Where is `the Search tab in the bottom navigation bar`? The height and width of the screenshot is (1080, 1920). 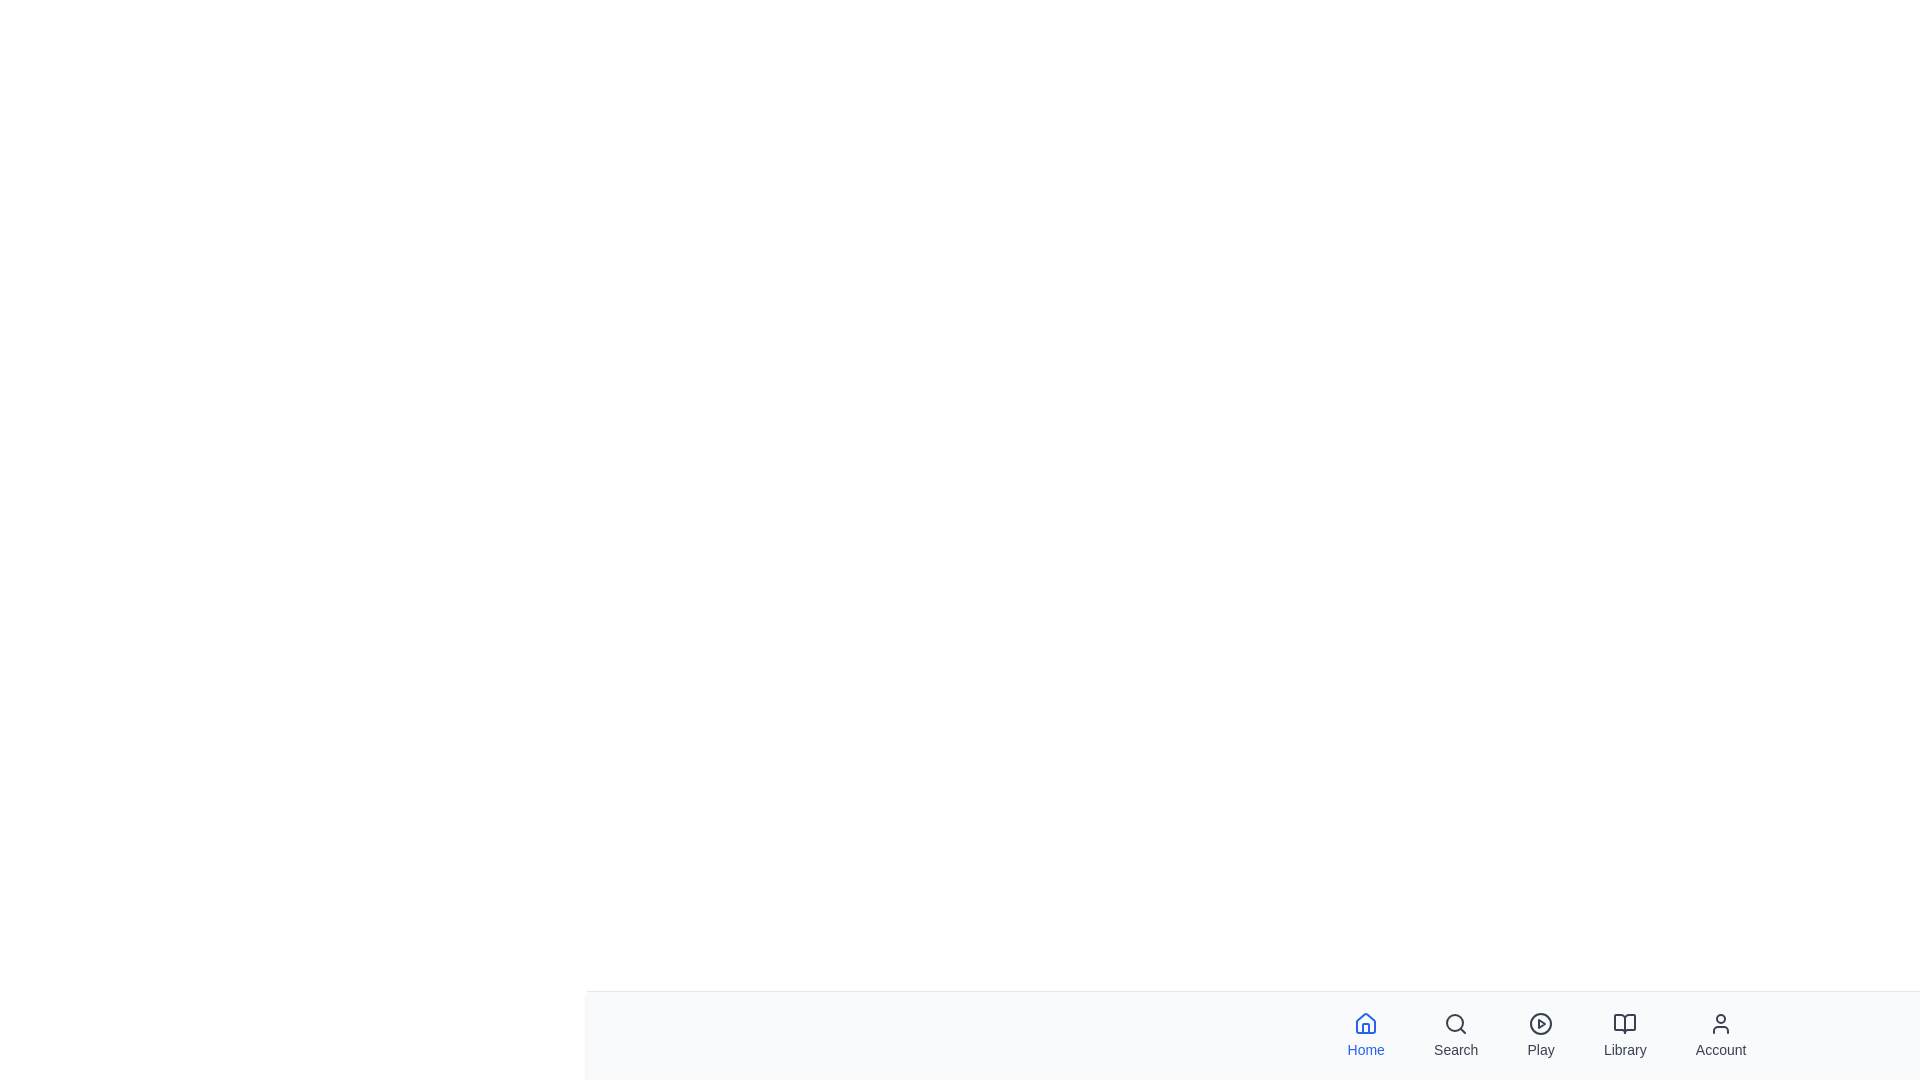 the Search tab in the bottom navigation bar is located at coordinates (1456, 1035).